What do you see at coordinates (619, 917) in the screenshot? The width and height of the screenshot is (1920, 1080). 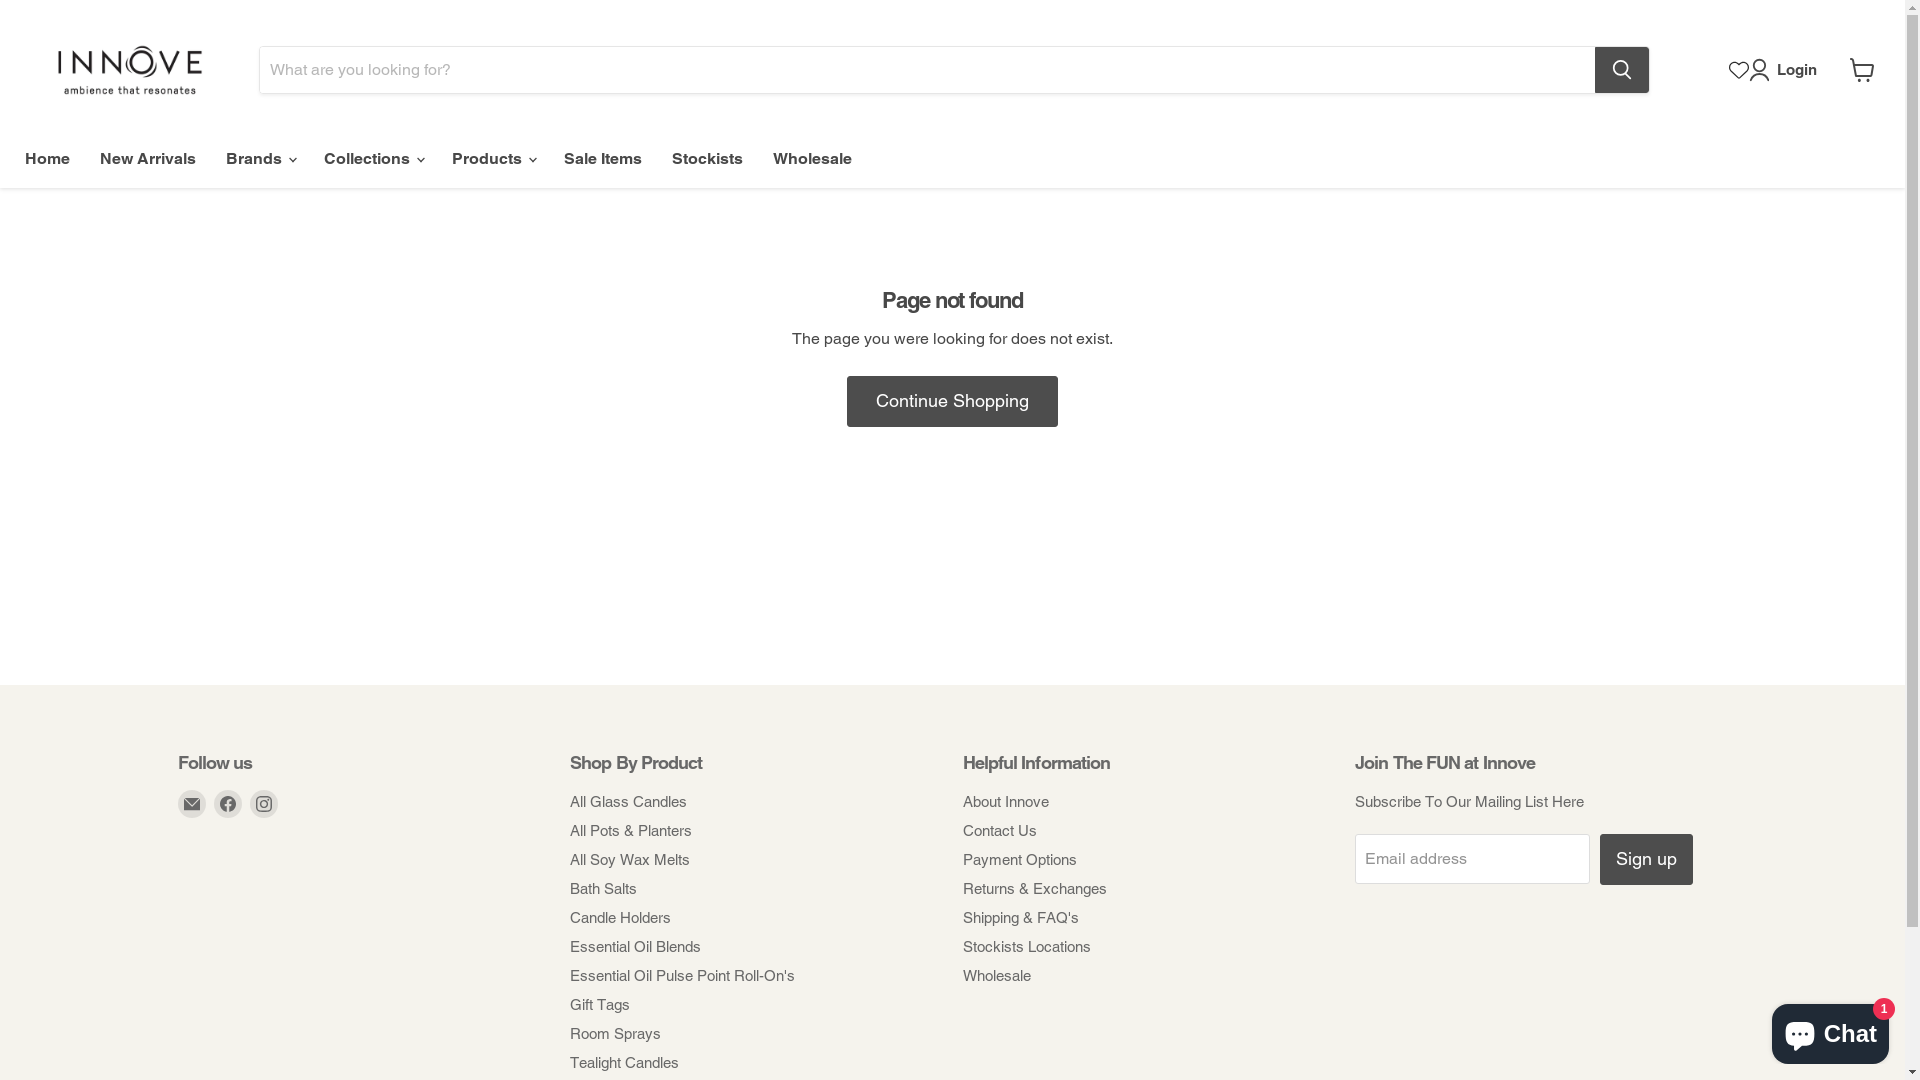 I see `'Candle Holders'` at bounding box center [619, 917].